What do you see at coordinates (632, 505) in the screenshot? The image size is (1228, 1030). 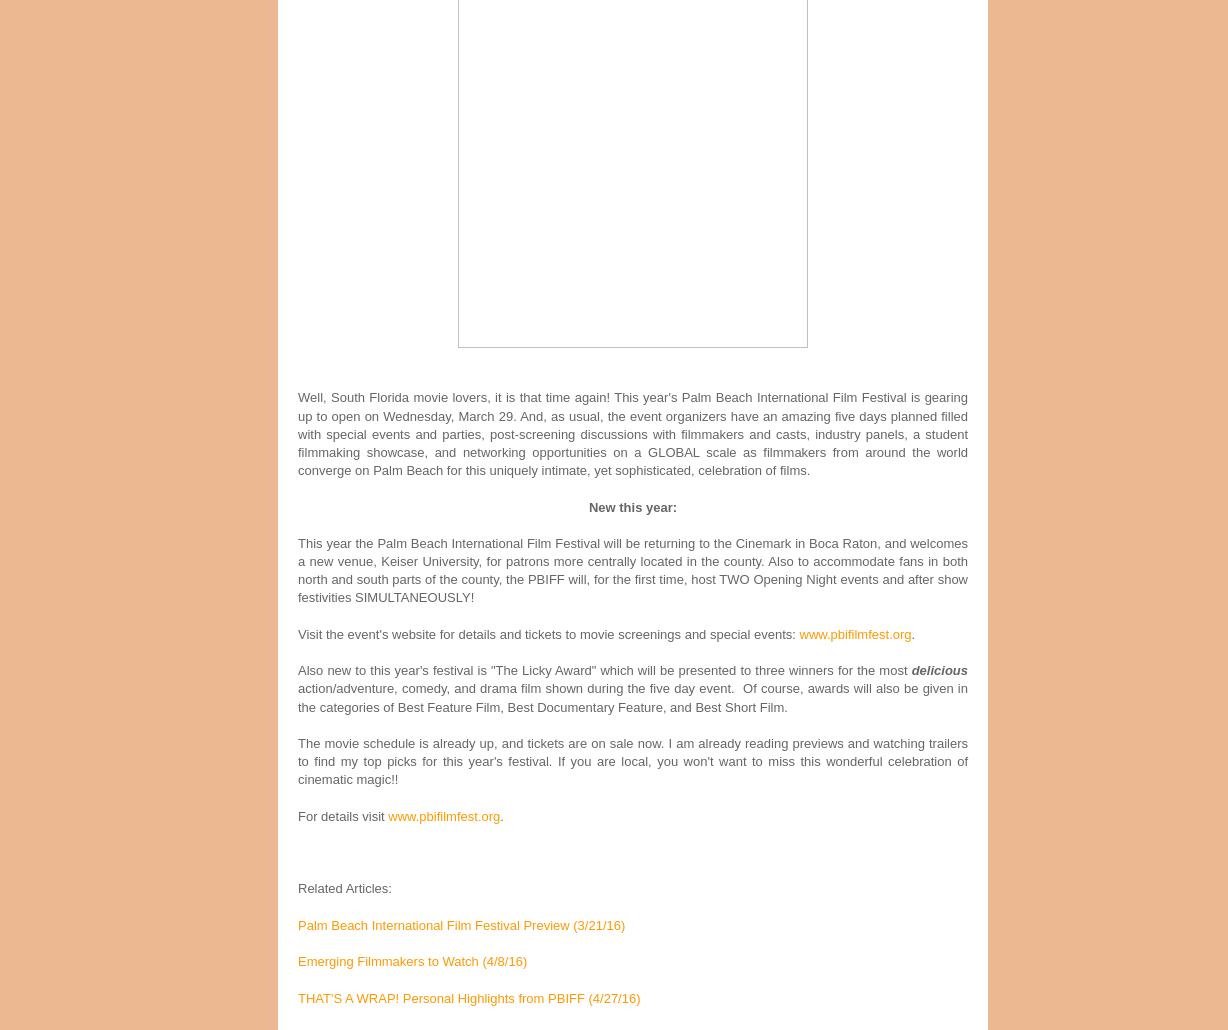 I see `'New this year:'` at bounding box center [632, 505].